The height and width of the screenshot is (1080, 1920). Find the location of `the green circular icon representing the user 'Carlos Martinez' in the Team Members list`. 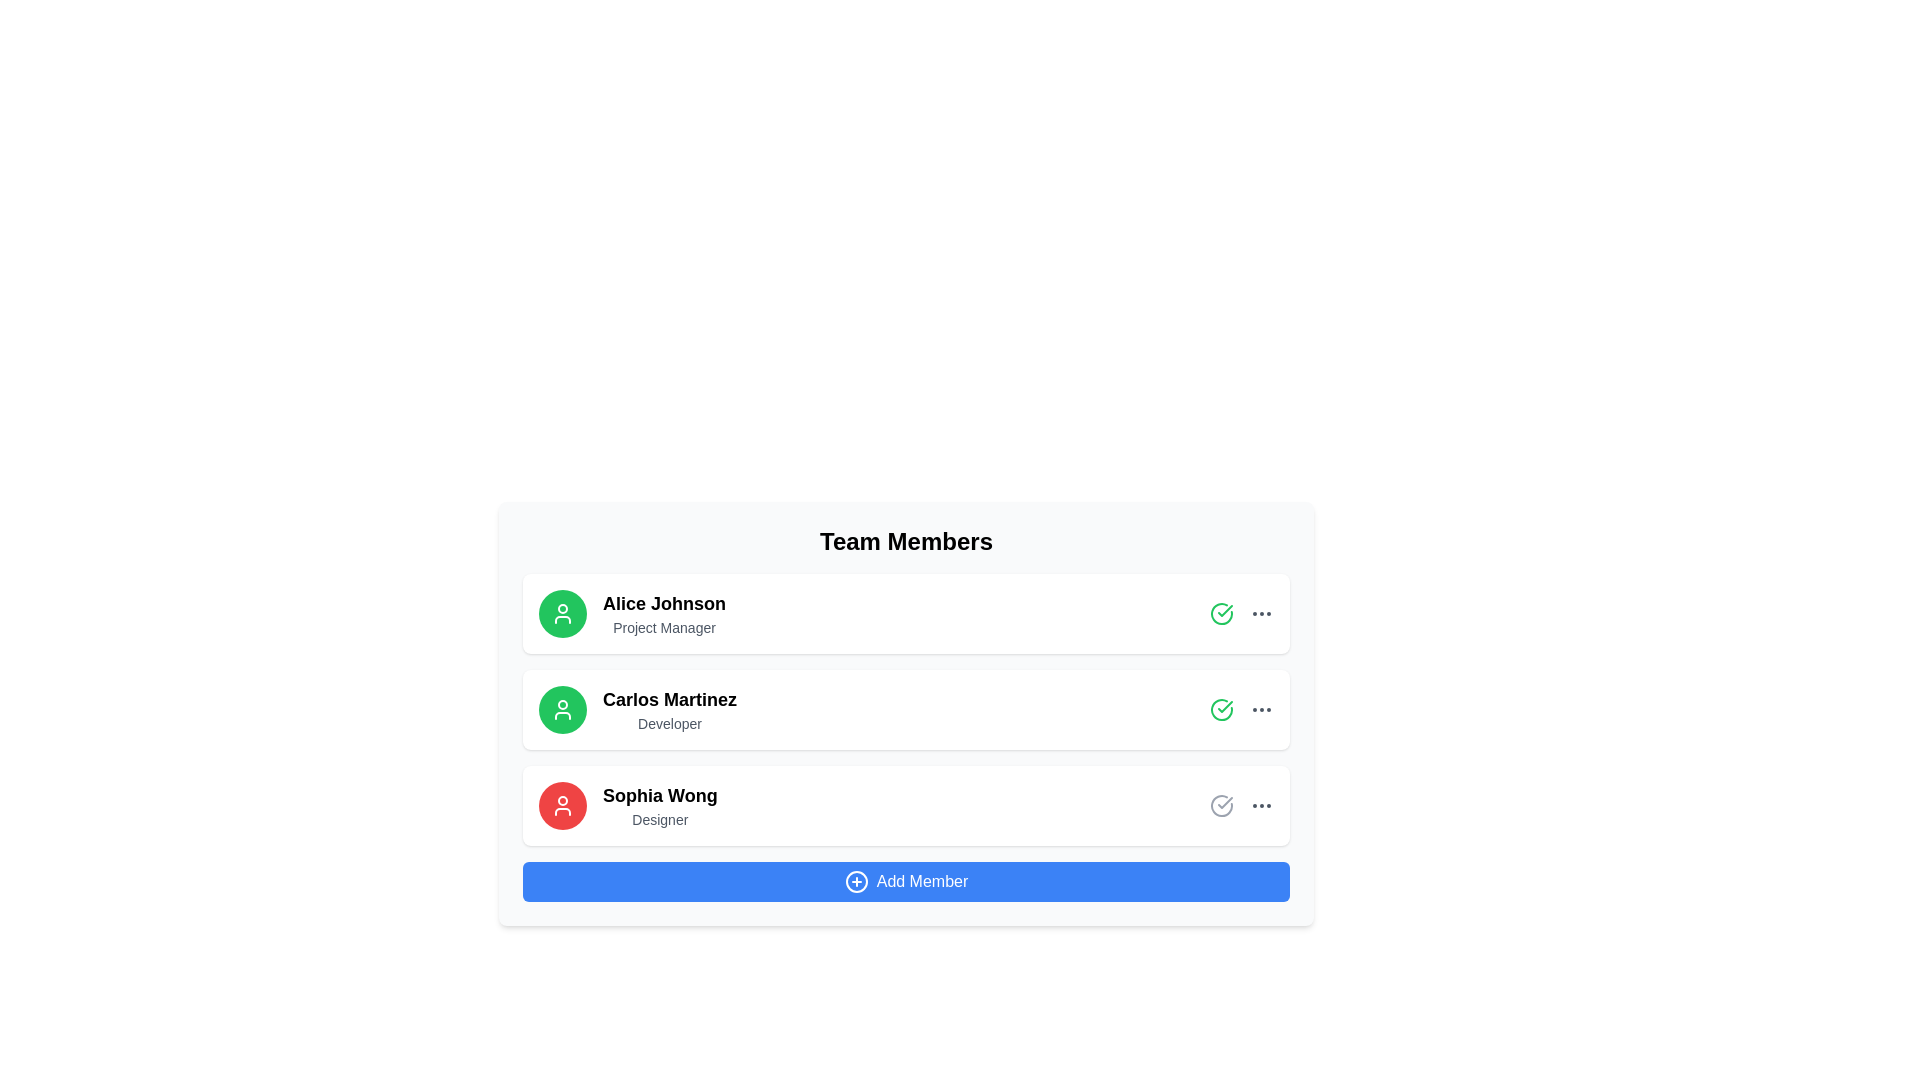

the green circular icon representing the user 'Carlos Martinez' in the Team Members list is located at coordinates (561, 708).